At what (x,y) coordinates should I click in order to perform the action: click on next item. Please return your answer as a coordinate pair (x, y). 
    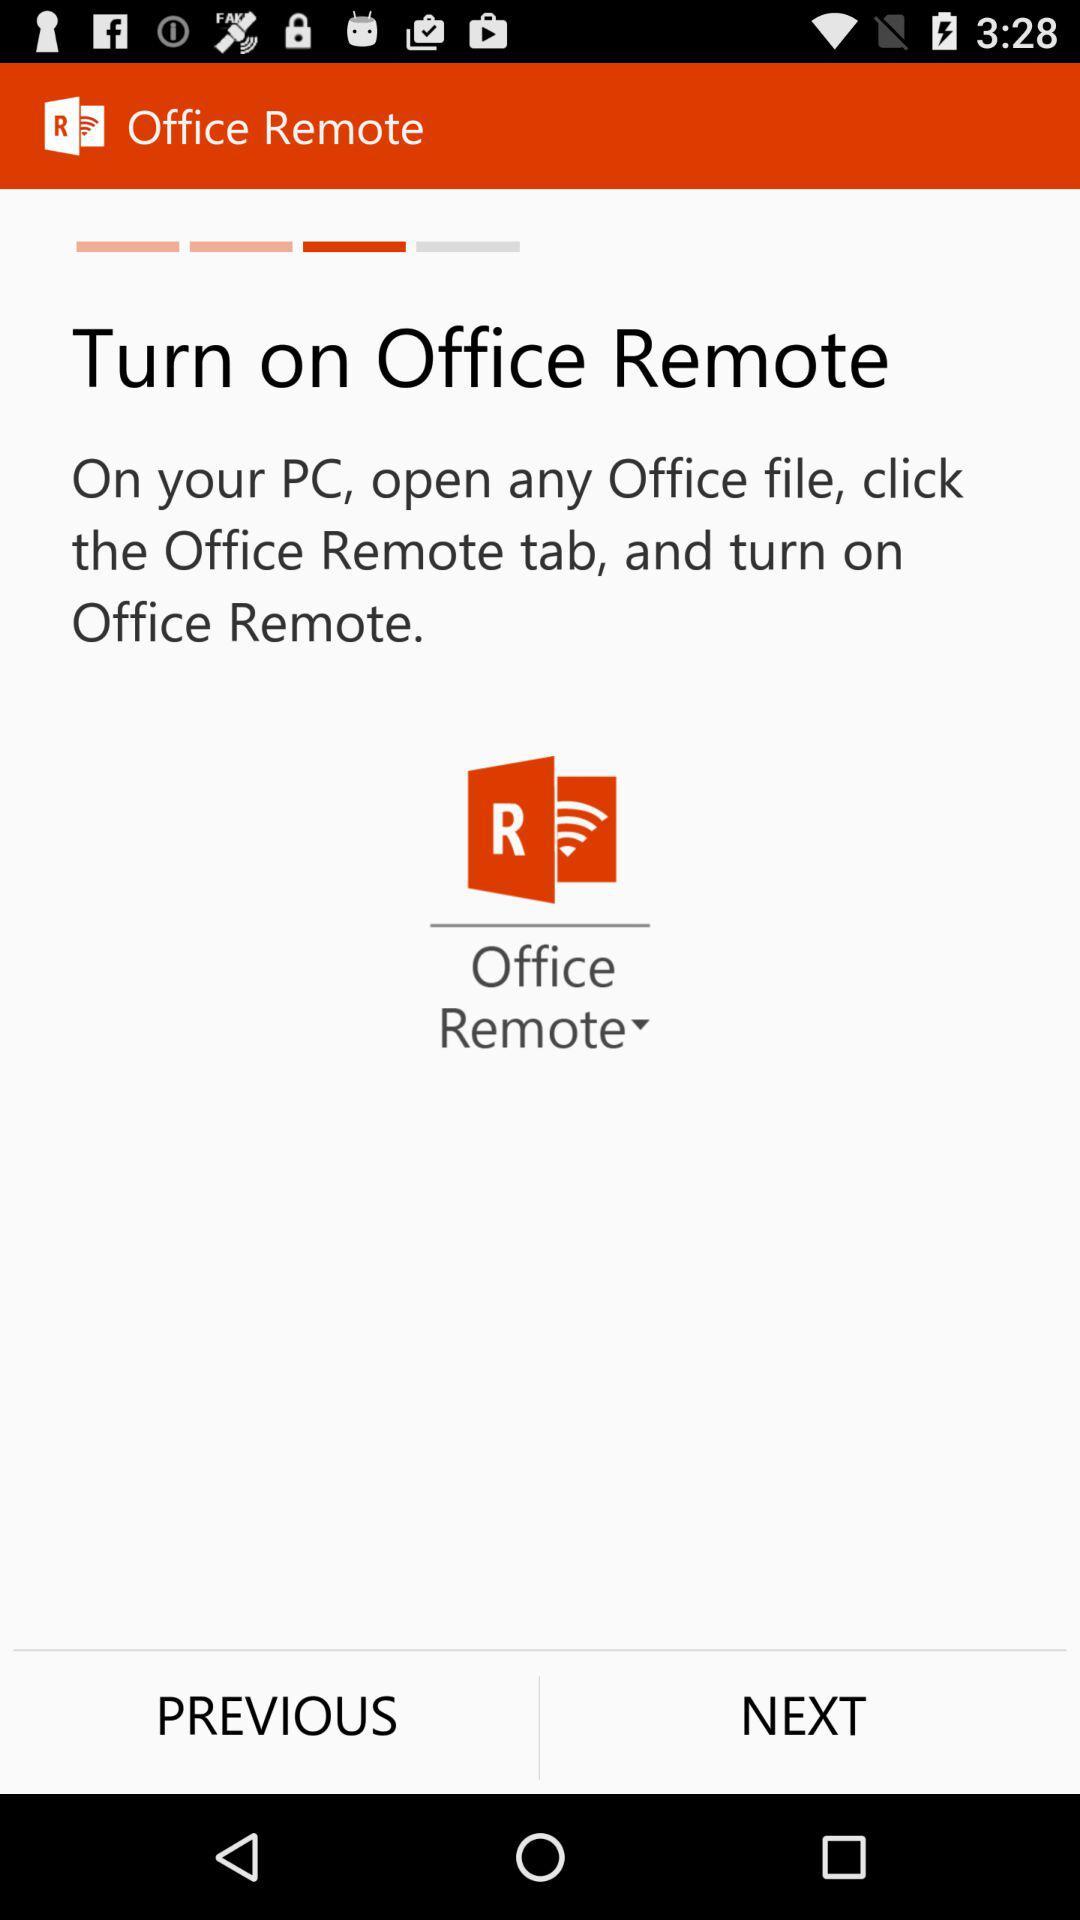
    Looking at the image, I should click on (802, 1713).